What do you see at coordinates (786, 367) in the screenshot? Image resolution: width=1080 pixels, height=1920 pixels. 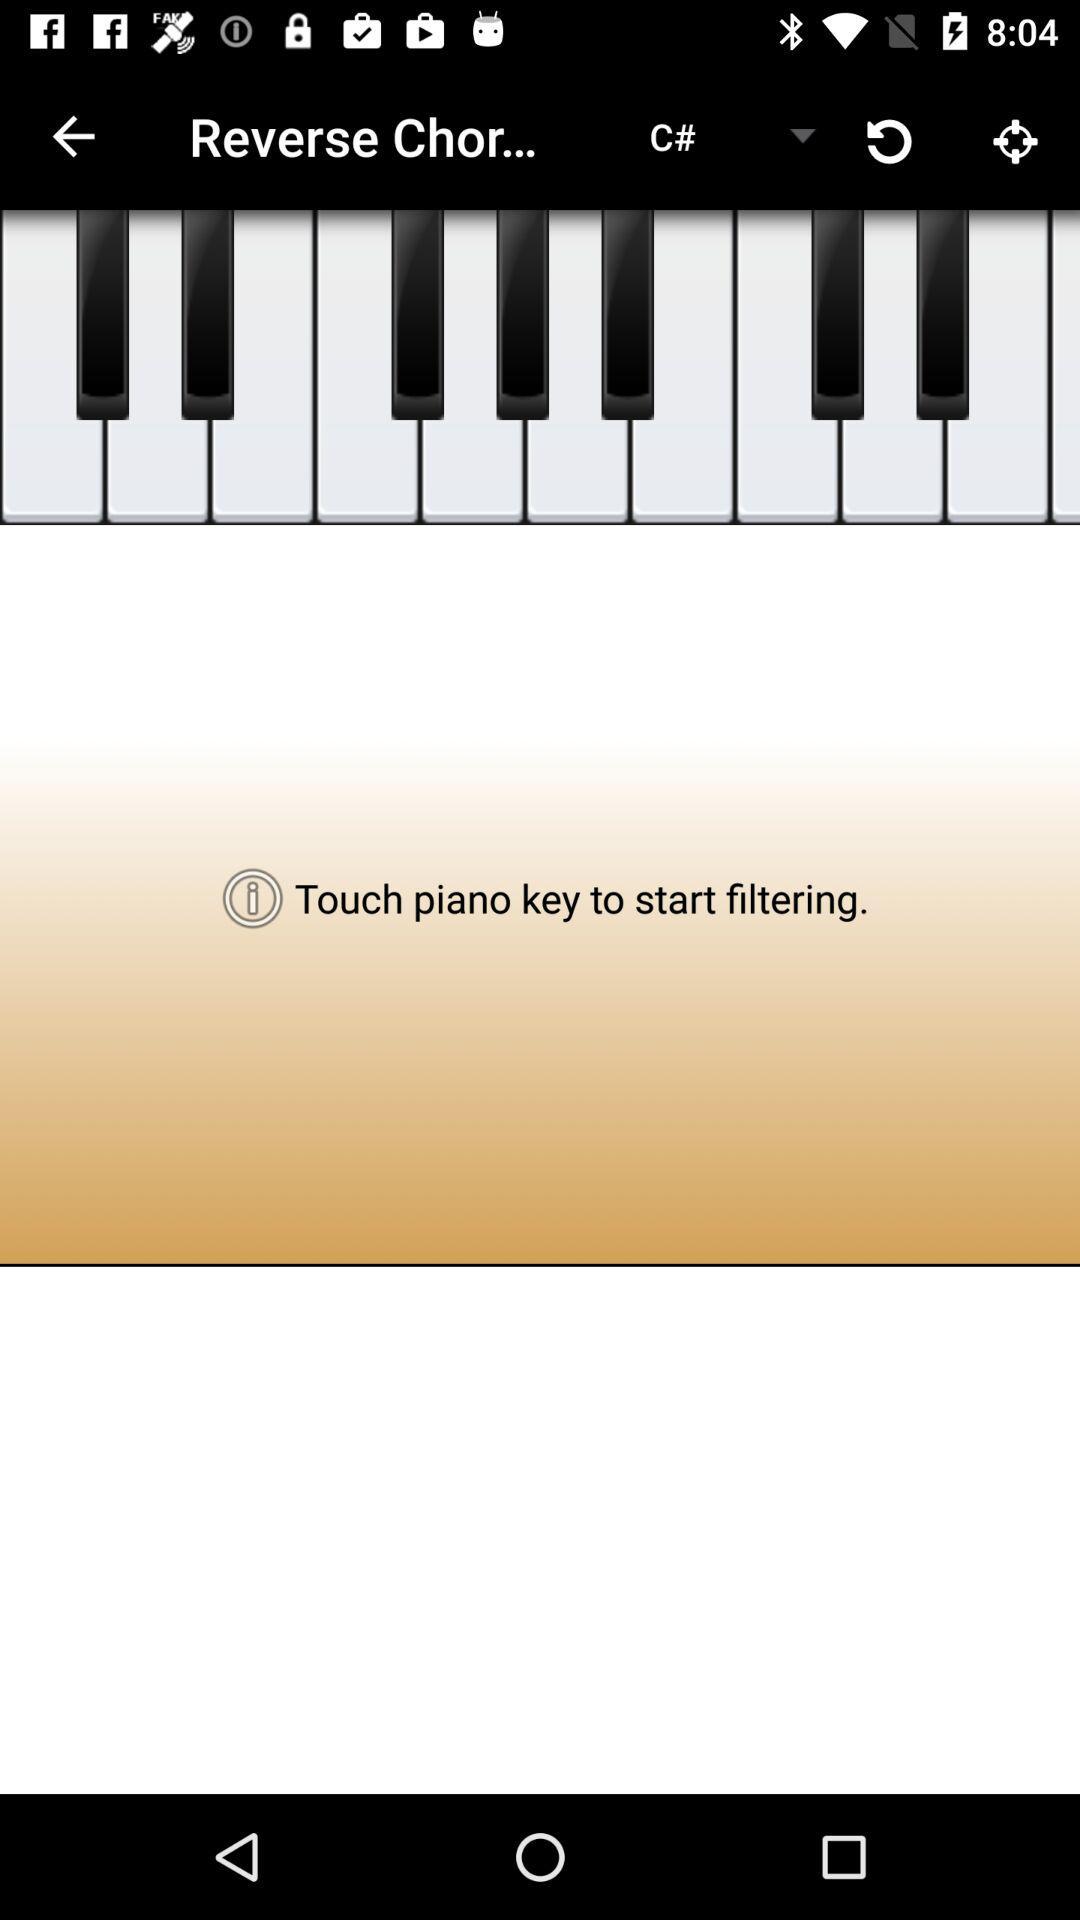 I see `music key` at bounding box center [786, 367].